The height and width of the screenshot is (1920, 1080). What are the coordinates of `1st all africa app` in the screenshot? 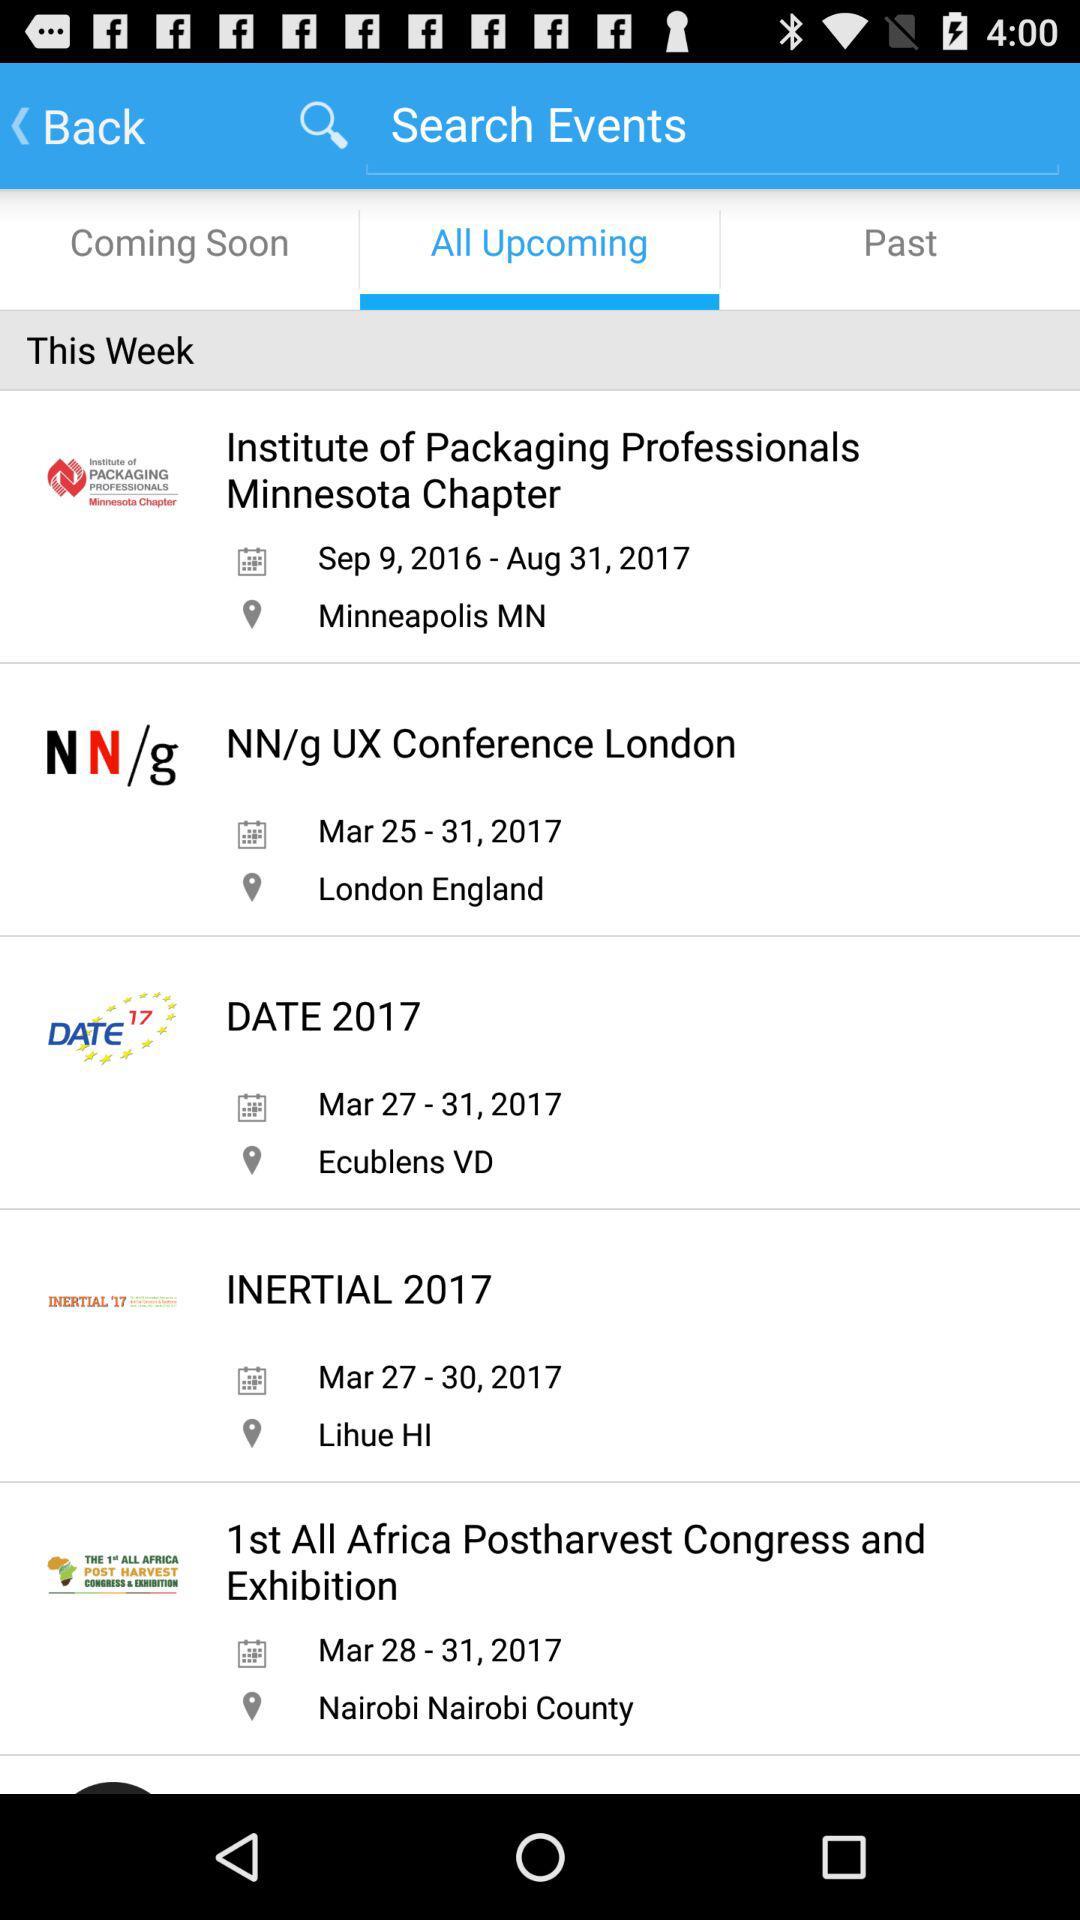 It's located at (609, 1560).